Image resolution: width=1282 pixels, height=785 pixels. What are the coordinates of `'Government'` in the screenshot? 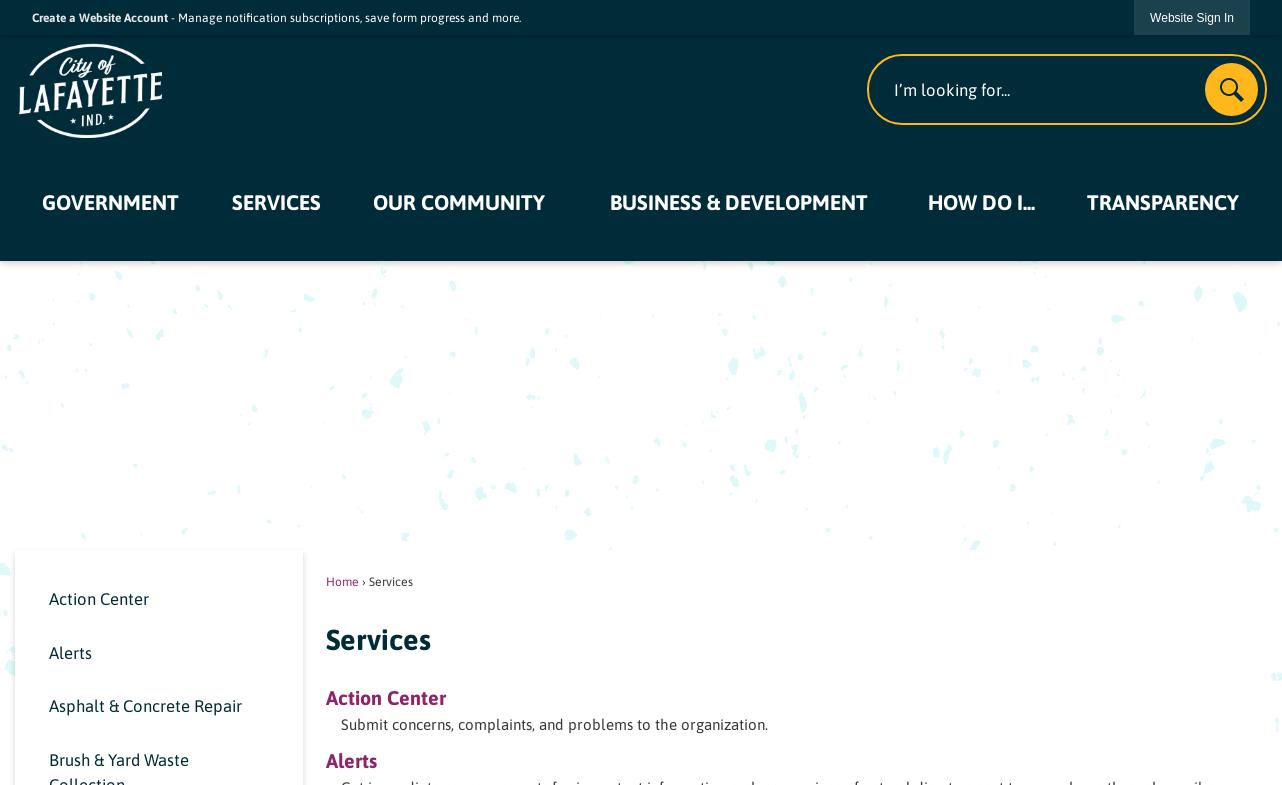 It's located at (109, 200).